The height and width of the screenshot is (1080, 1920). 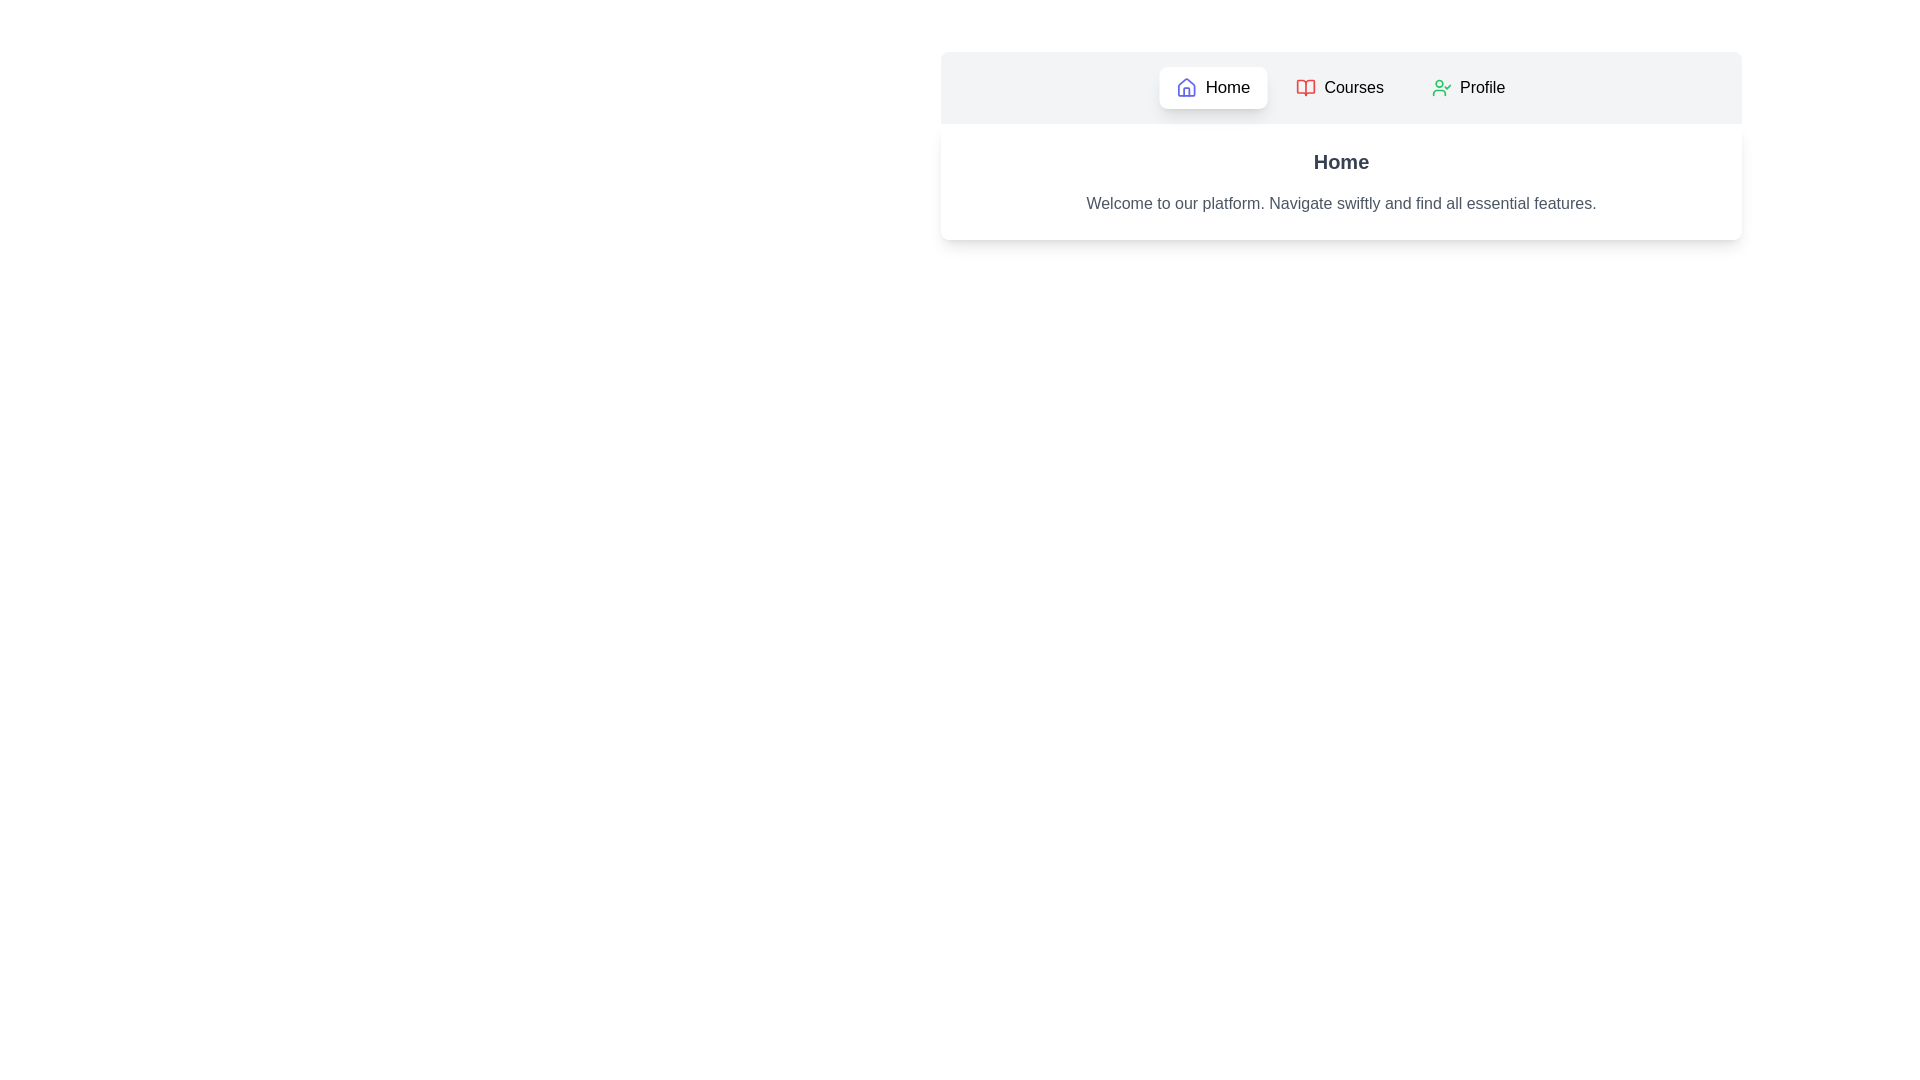 I want to click on the tab labeled Courses, so click(x=1340, y=87).